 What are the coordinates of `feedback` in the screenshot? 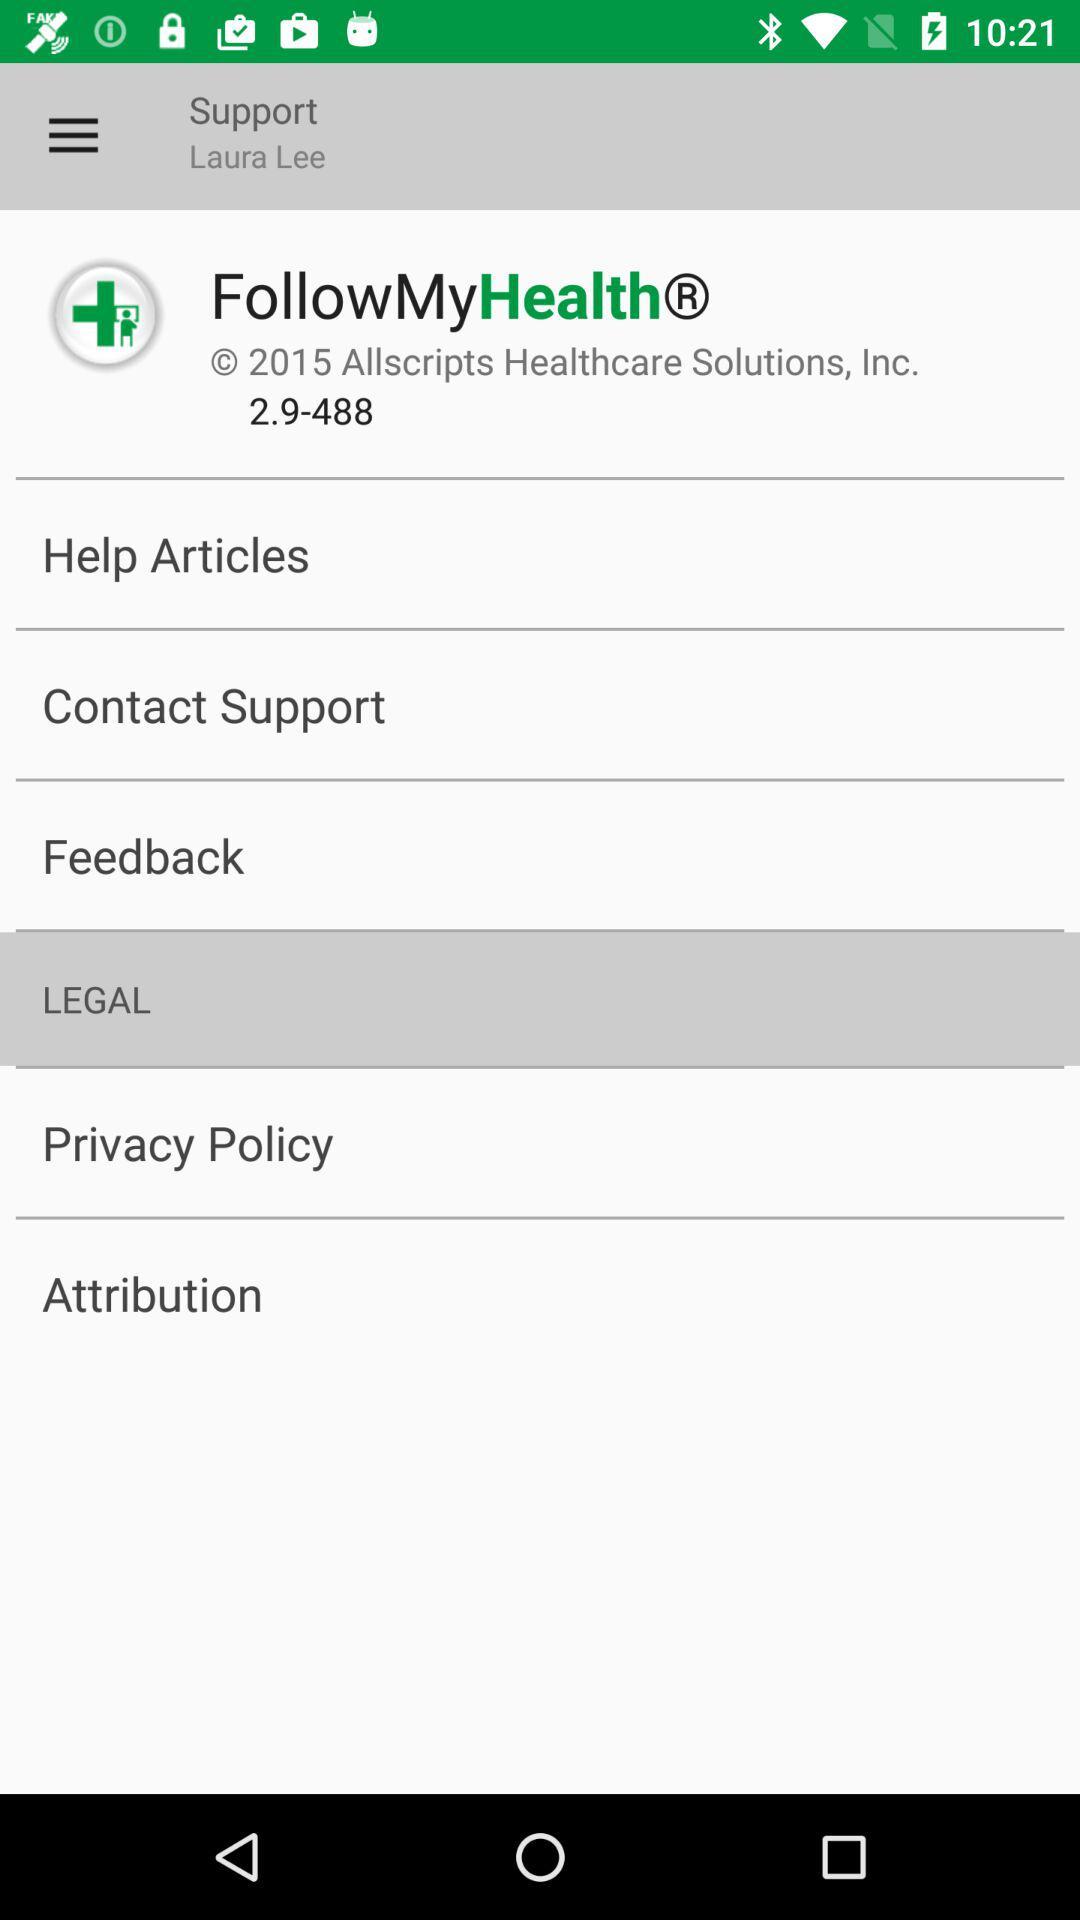 It's located at (540, 855).